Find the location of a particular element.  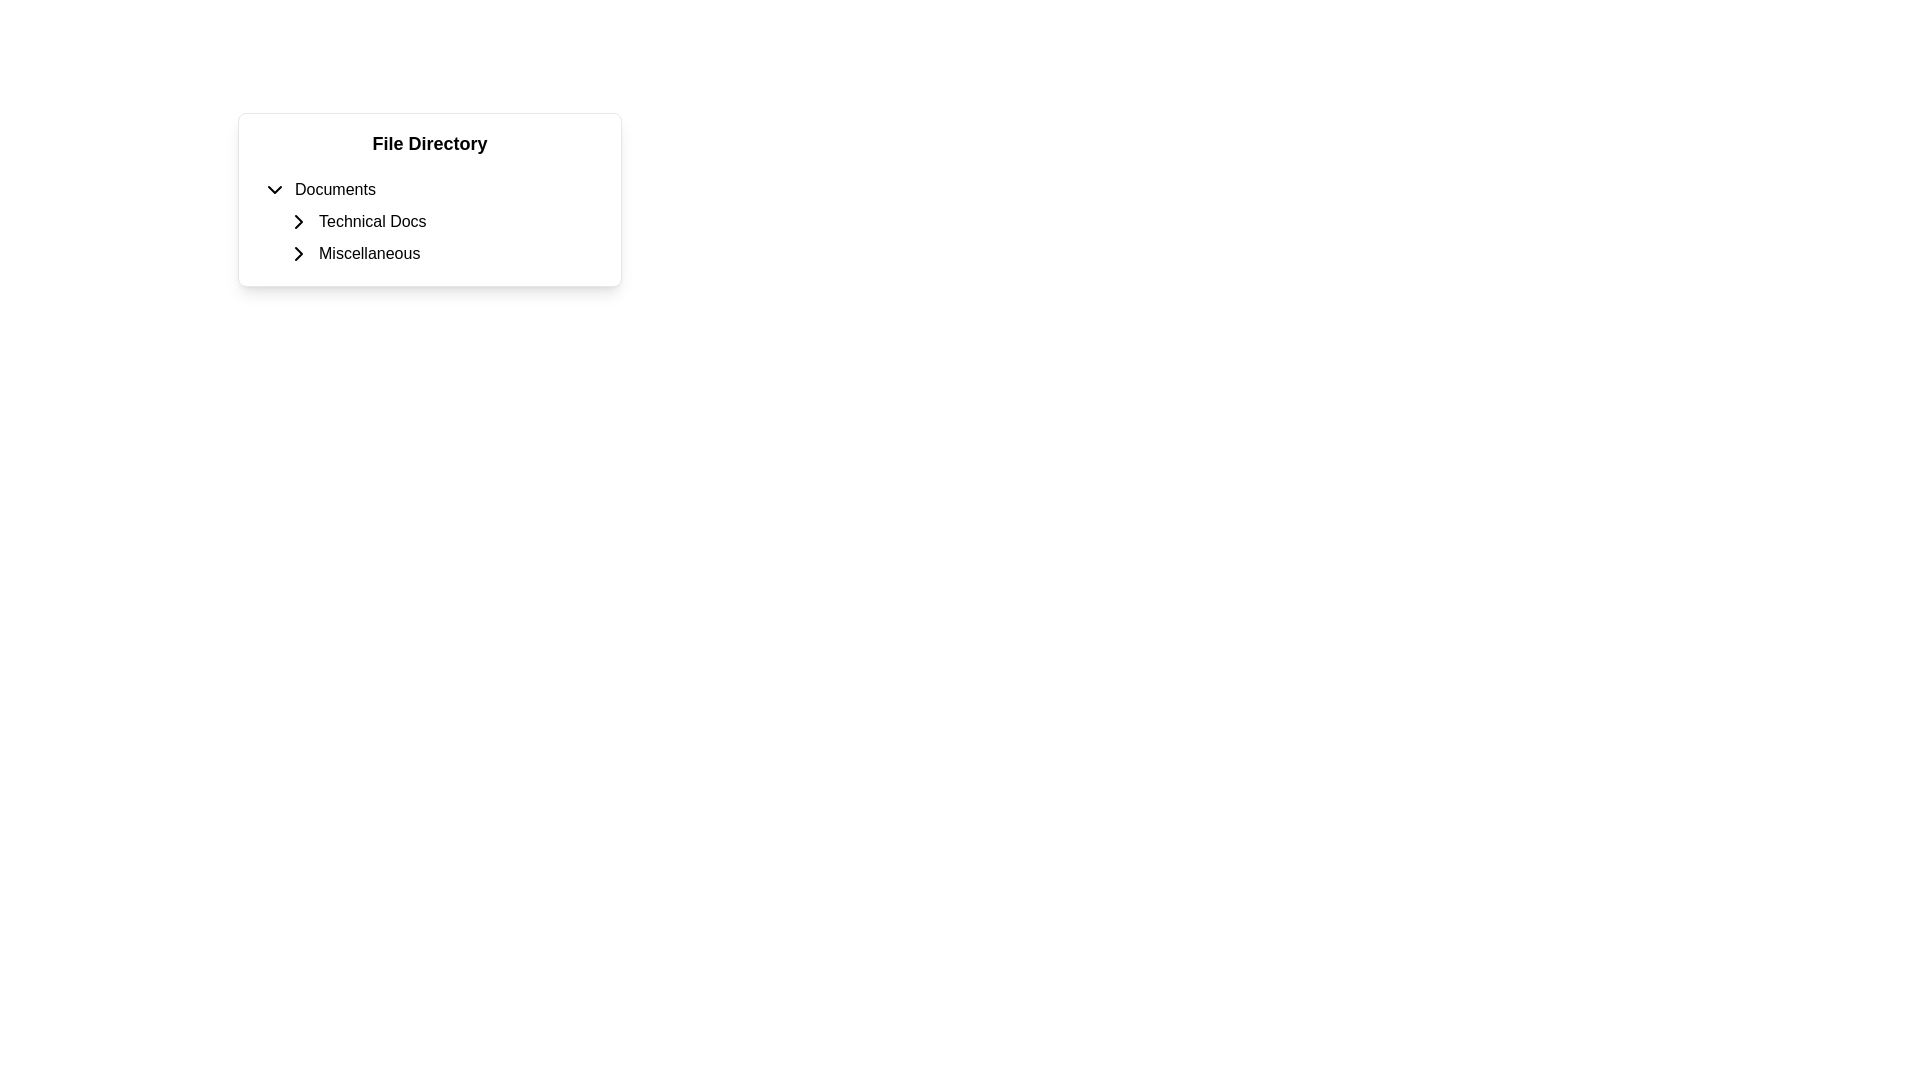

the icon-based button located to the left of 'Technical Docs' in the file directory UI is located at coordinates (297, 222).